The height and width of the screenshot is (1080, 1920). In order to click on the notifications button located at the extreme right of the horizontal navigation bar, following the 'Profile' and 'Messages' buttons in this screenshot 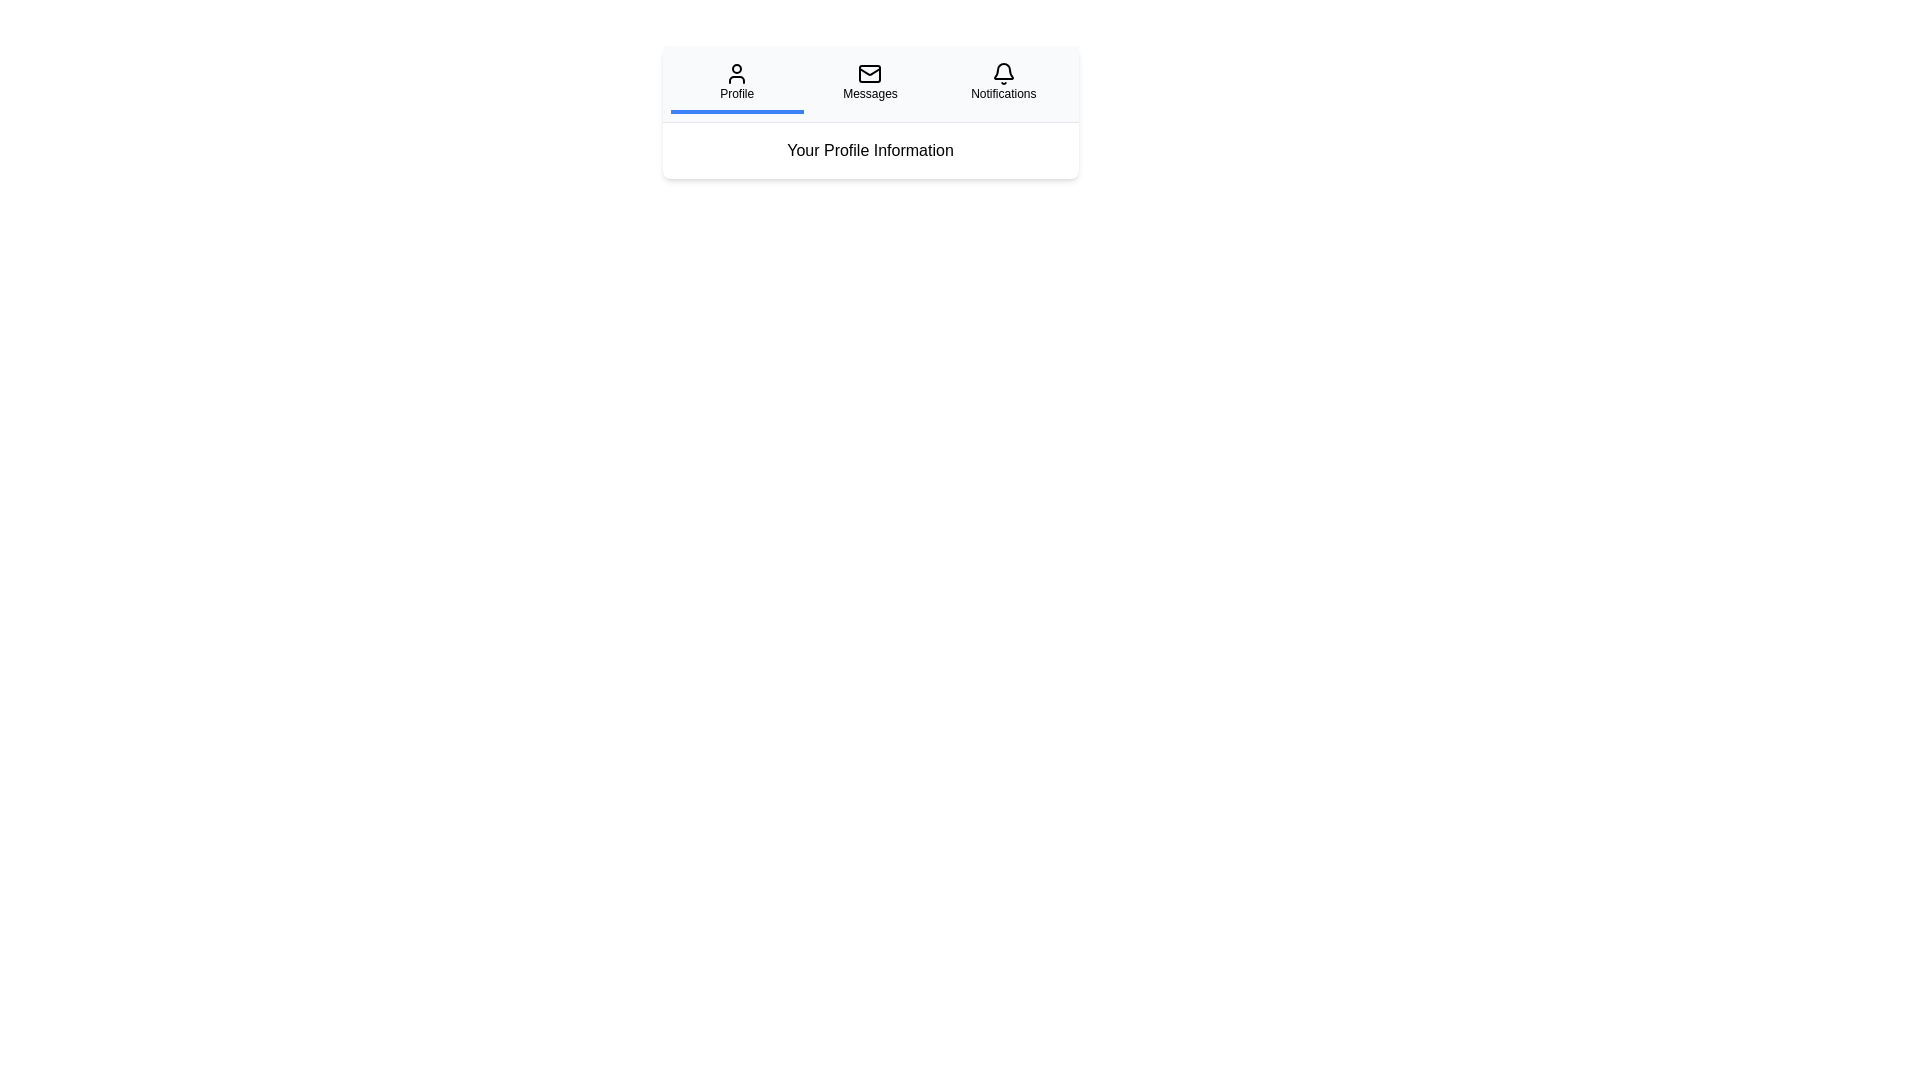, I will do `click(1003, 83)`.